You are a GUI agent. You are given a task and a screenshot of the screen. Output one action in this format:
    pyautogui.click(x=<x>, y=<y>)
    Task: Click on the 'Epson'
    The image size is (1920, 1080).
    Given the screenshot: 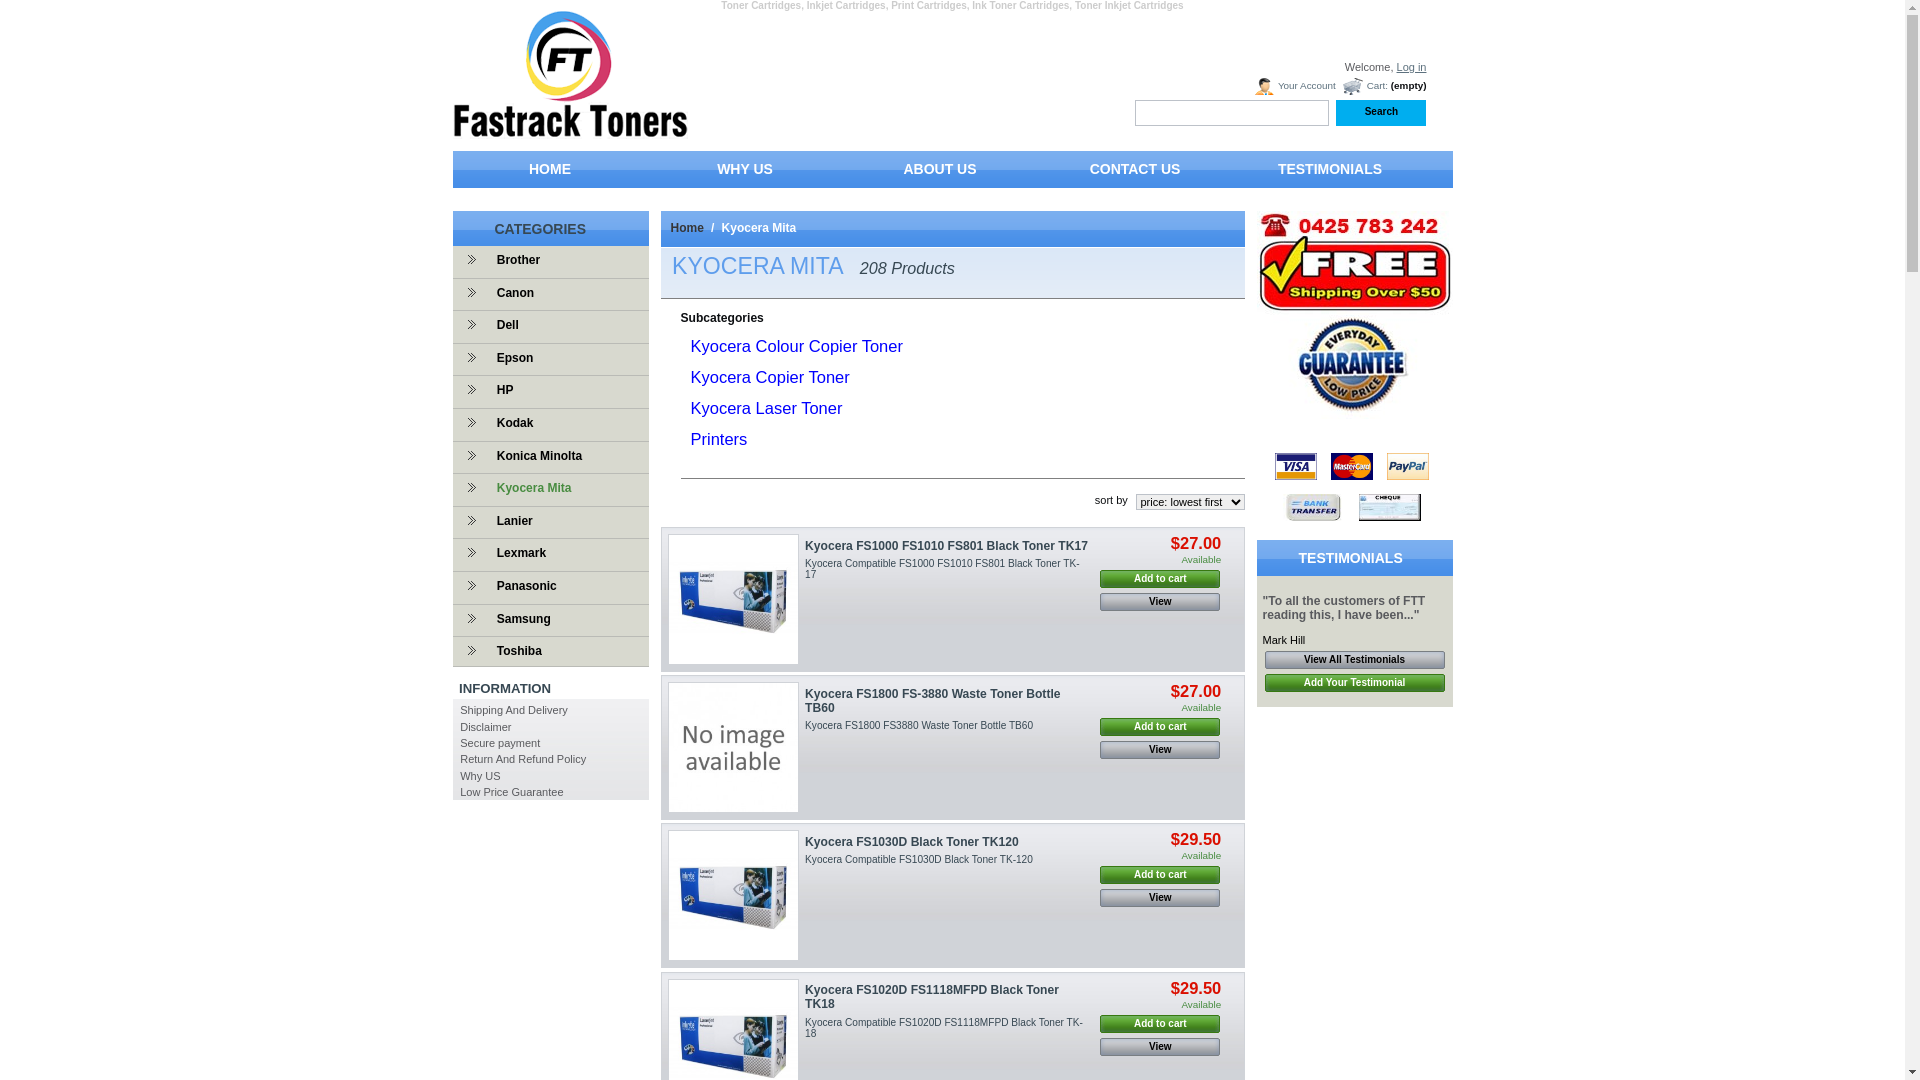 What is the action you would take?
    pyautogui.click(x=486, y=357)
    